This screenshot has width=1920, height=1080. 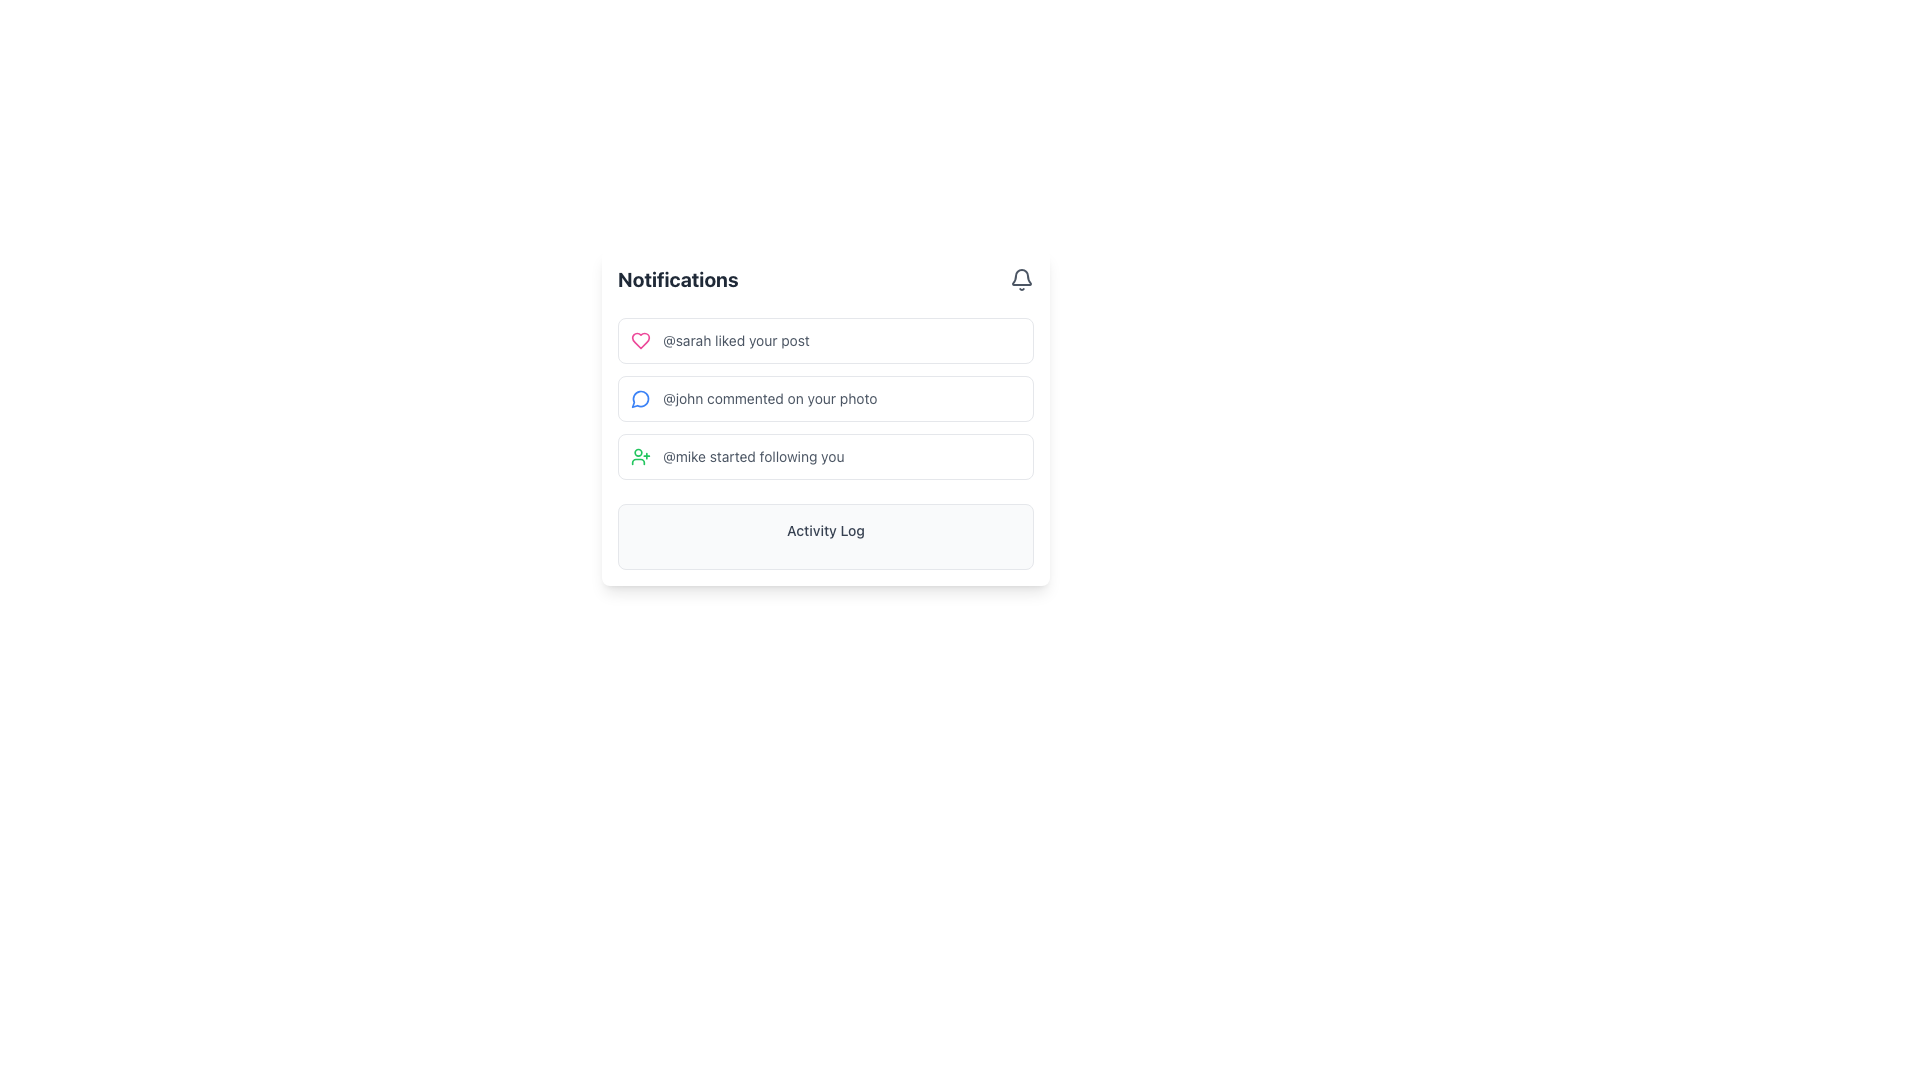 I want to click on text label that informs the user that '@mike' has started following them, located within the notification card below the '@john commented on your photo' notification, so click(x=752, y=456).